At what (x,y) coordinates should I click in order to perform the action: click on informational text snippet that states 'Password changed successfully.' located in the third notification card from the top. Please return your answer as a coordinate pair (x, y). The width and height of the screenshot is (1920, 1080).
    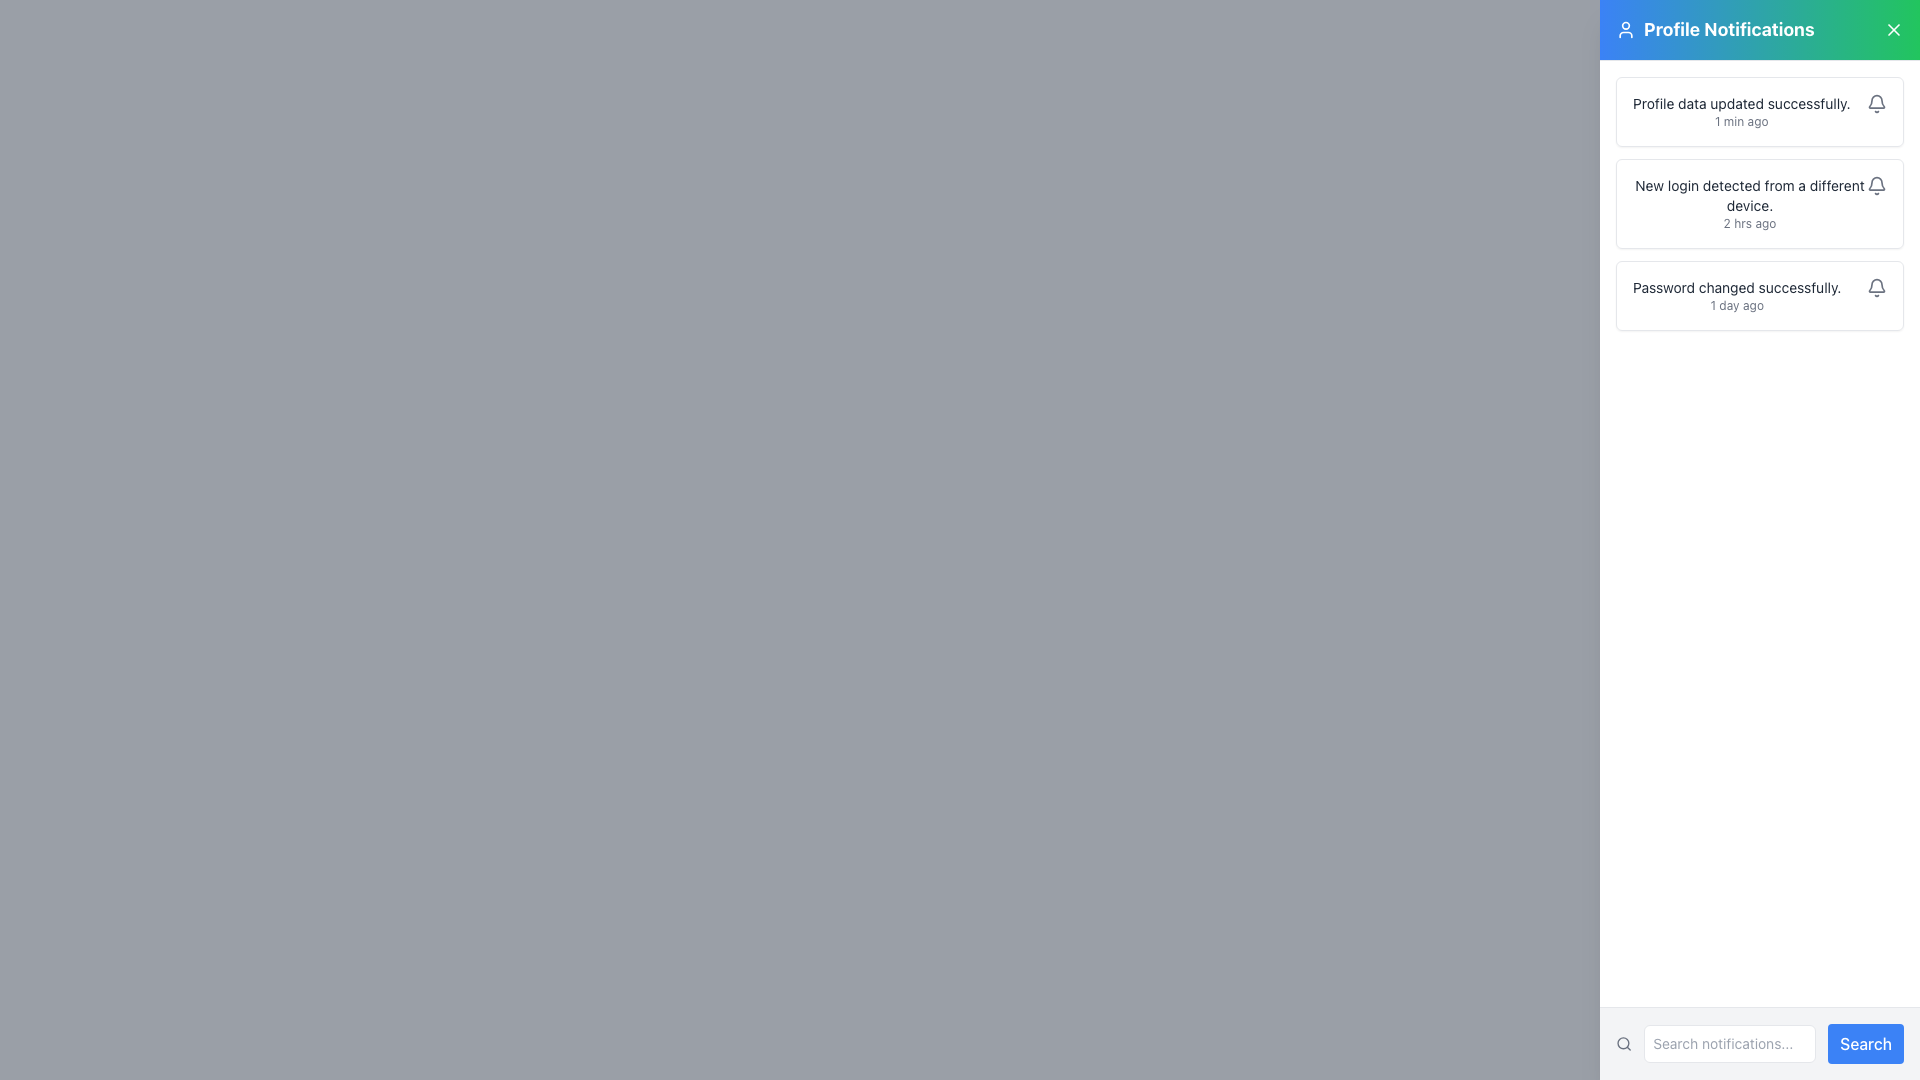
    Looking at the image, I should click on (1736, 288).